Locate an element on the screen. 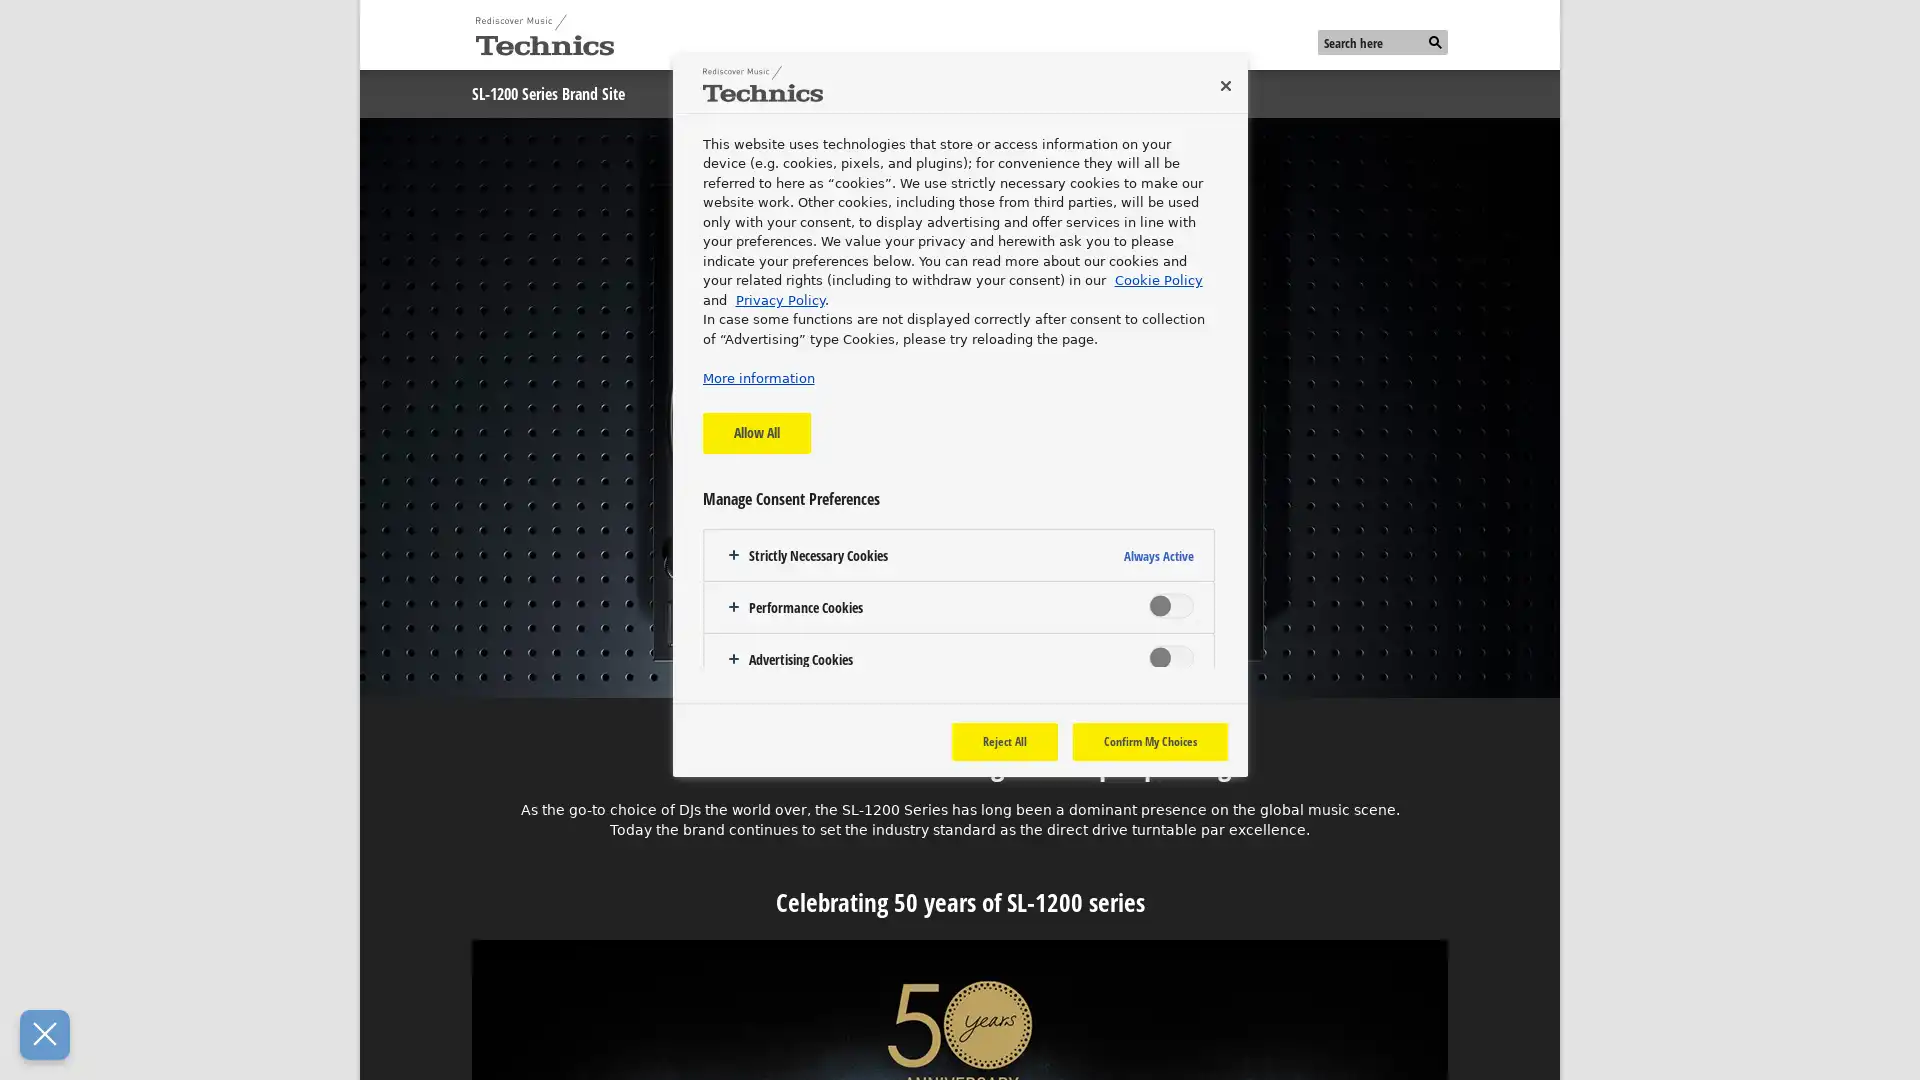  Advertising Cookies is located at coordinates (957, 659).